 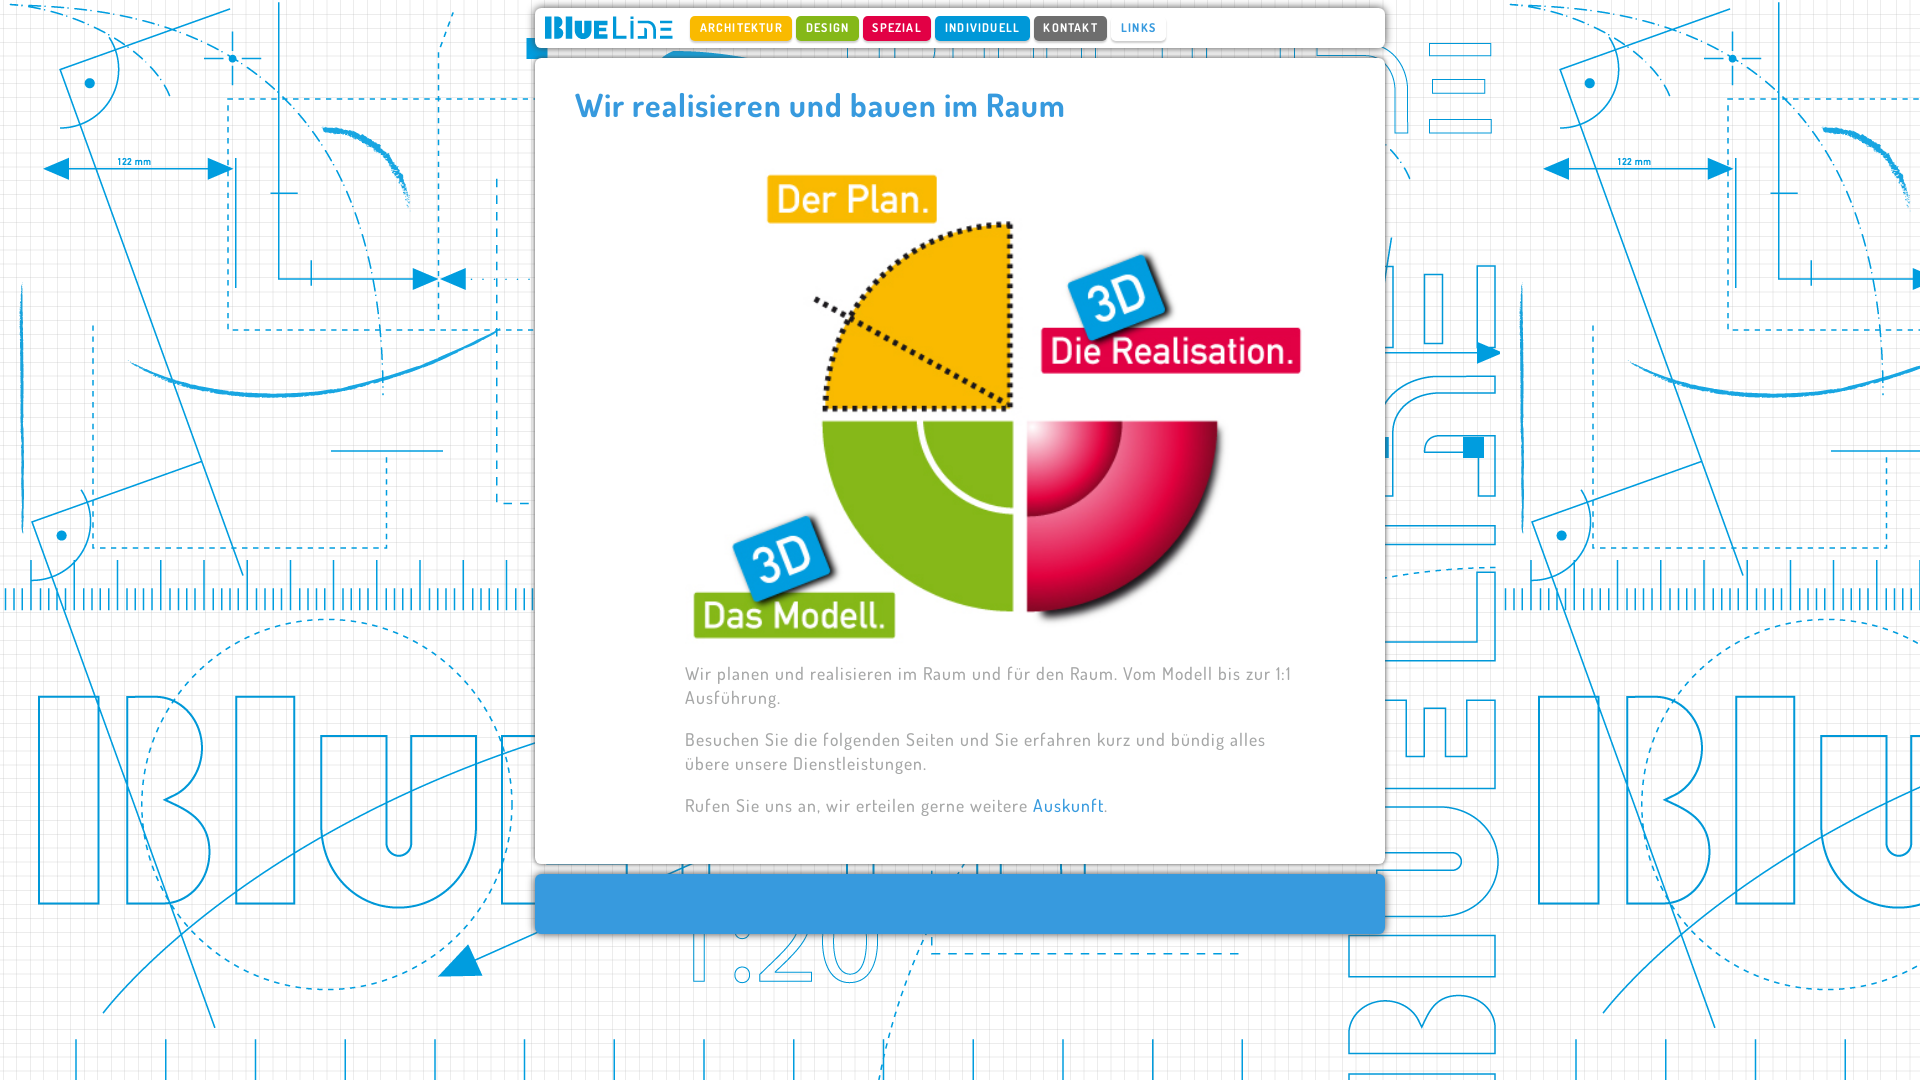 What do you see at coordinates (896, 28) in the screenshot?
I see `'SPEZIAL'` at bounding box center [896, 28].